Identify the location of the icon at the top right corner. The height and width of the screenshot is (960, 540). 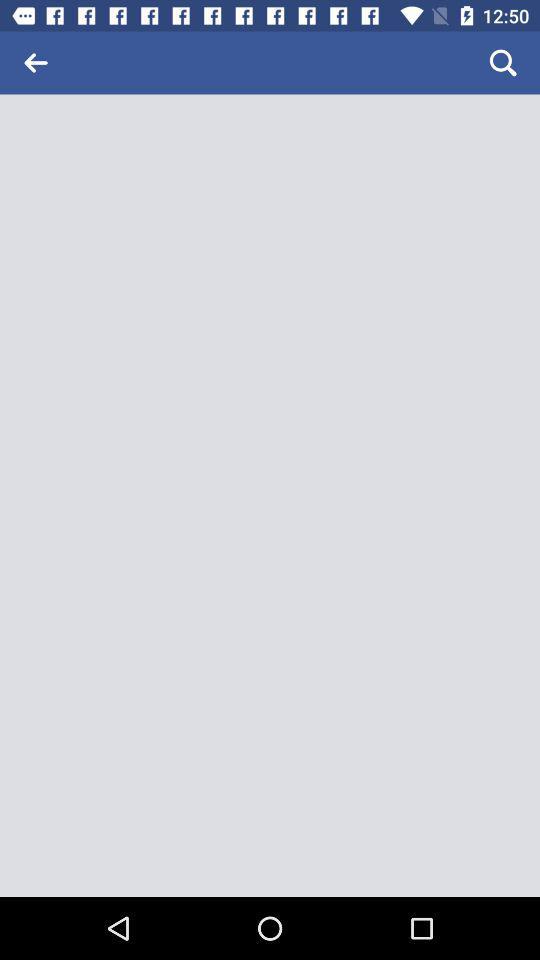
(502, 62).